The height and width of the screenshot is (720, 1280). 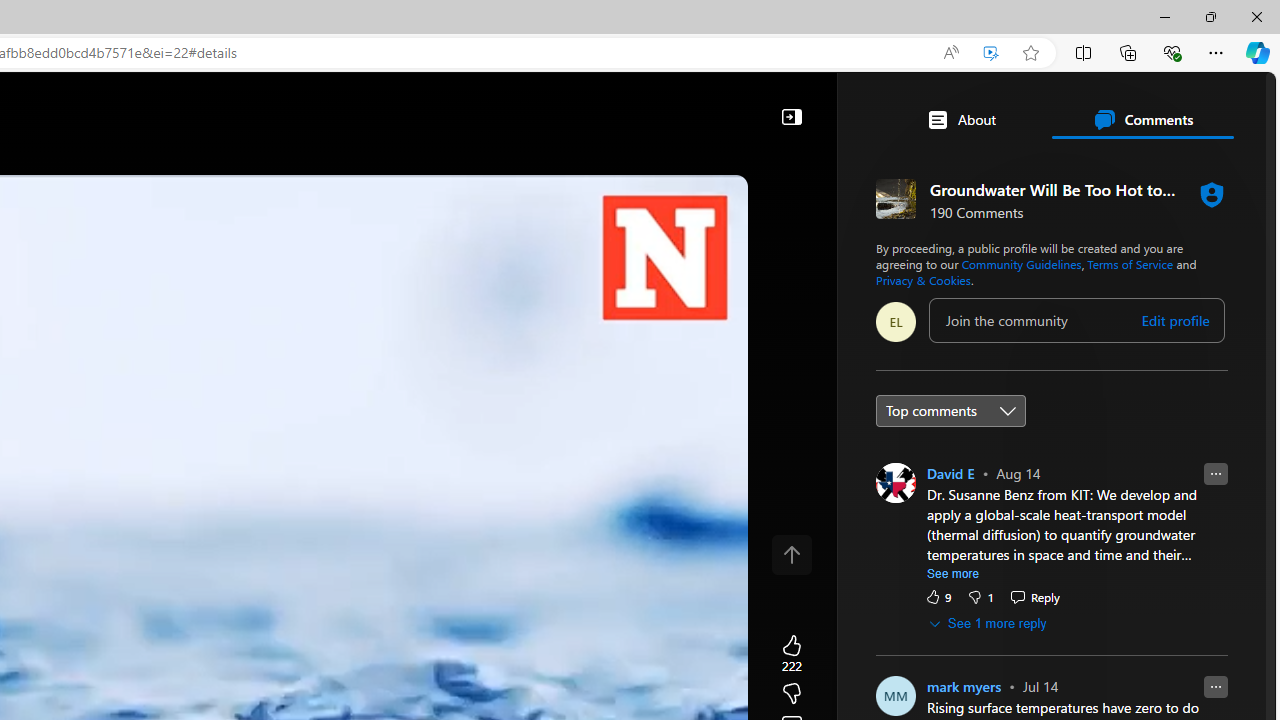 I want to click on 'Collapse', so click(x=790, y=115).